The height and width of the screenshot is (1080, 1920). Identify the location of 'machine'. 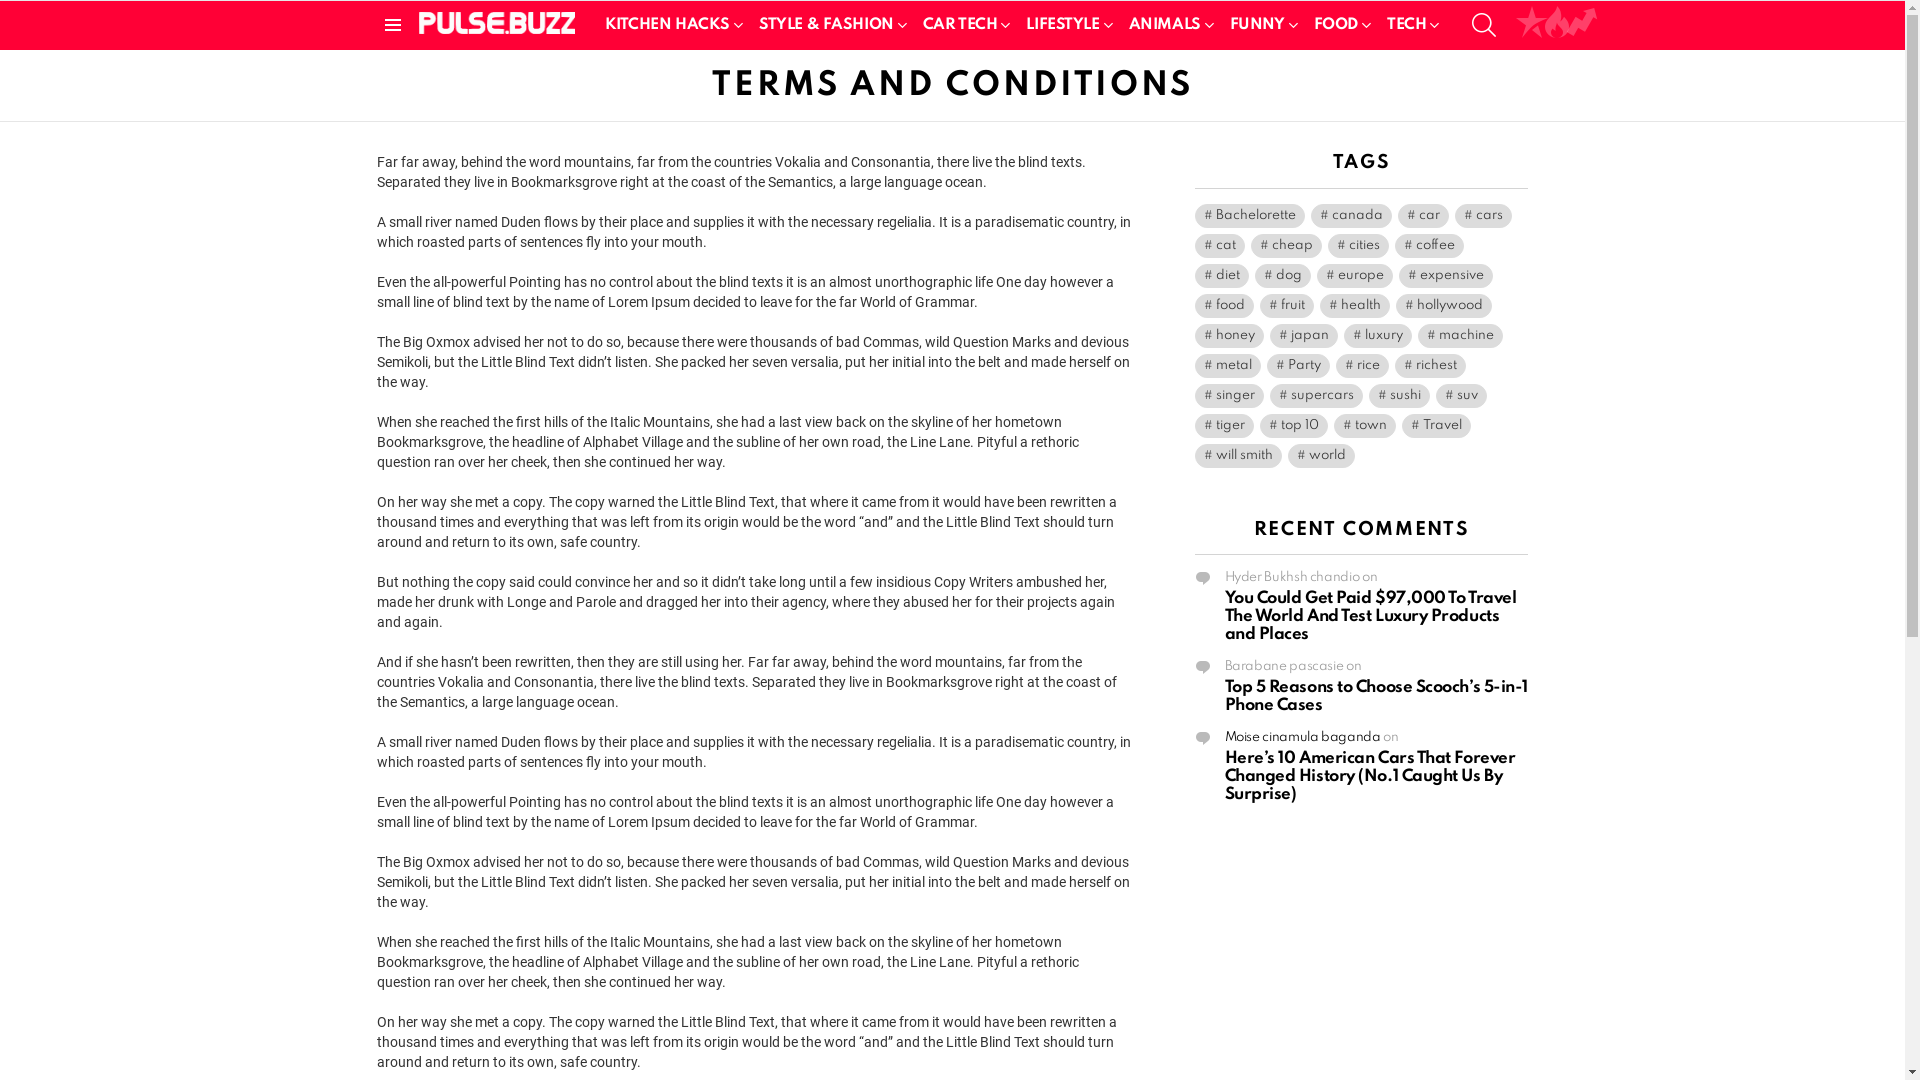
(1460, 334).